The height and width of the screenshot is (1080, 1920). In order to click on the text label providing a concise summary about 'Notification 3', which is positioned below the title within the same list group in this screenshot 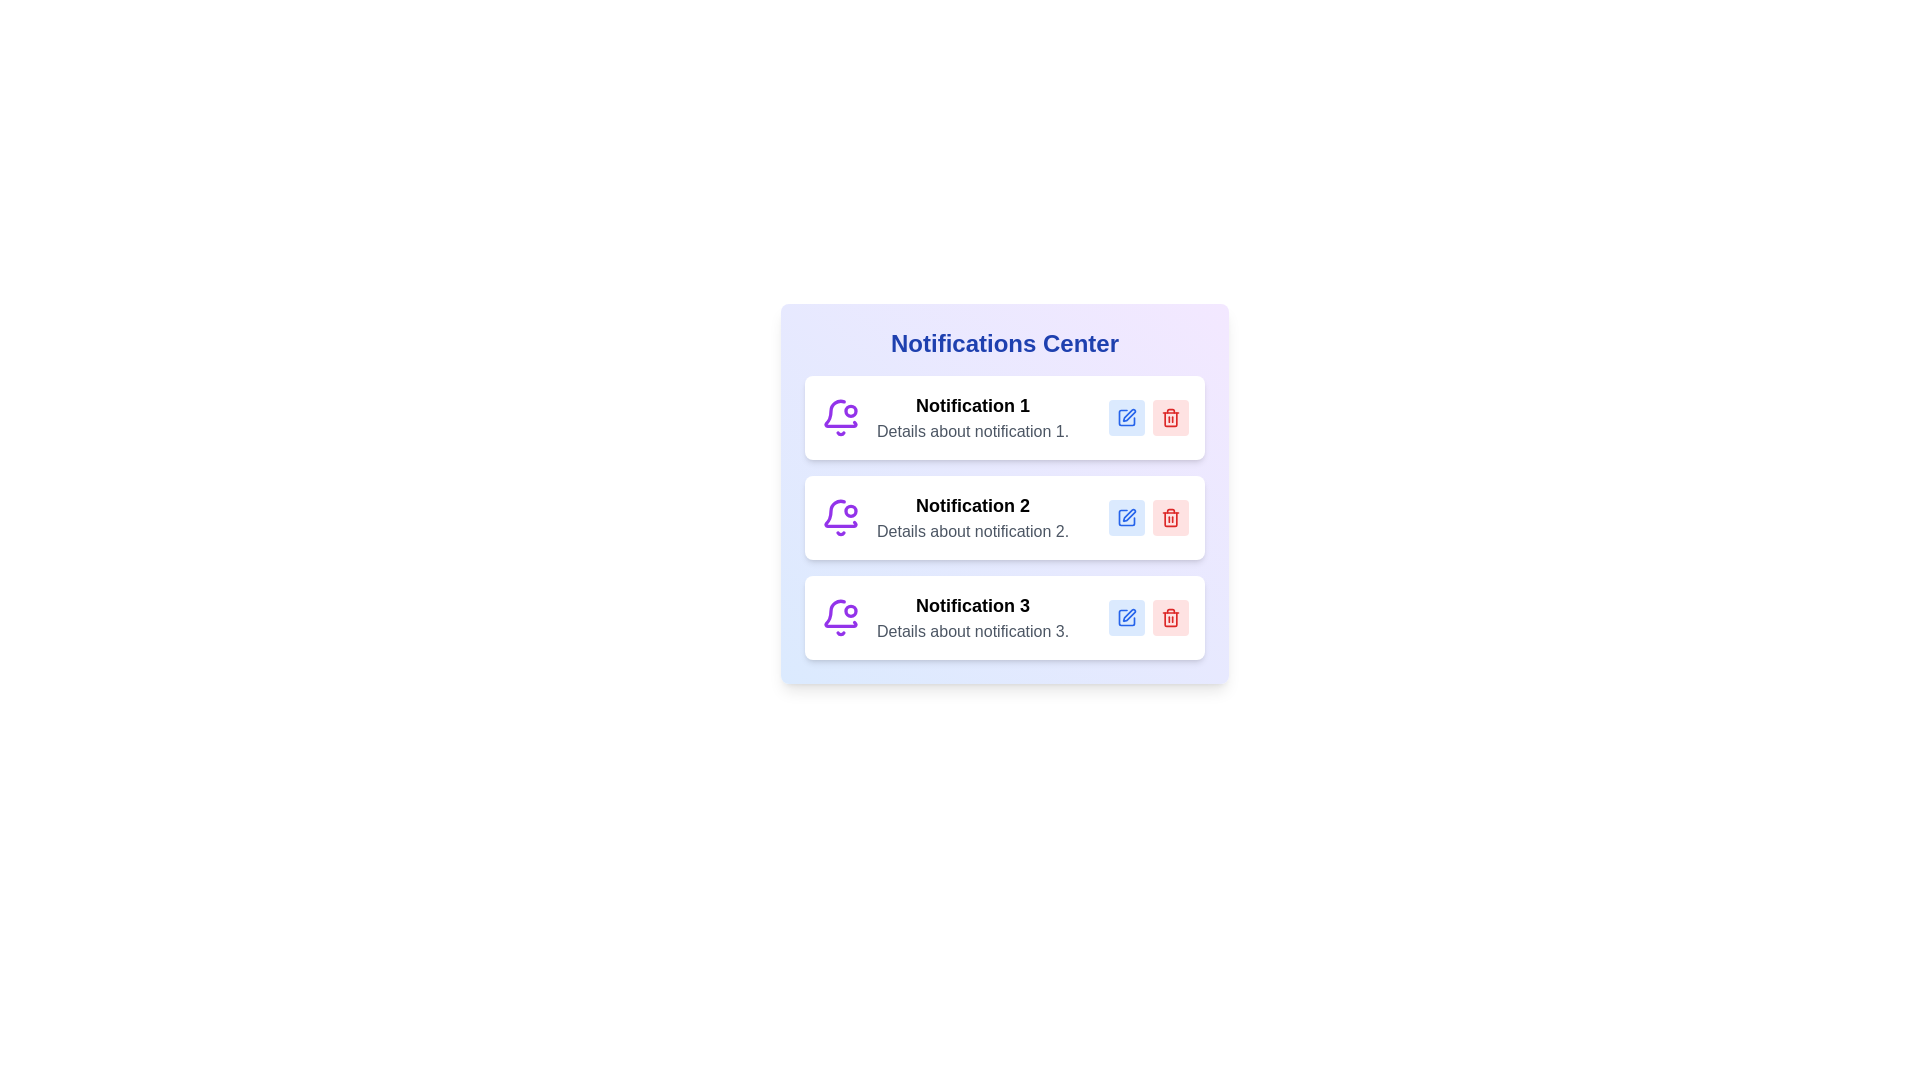, I will do `click(973, 632)`.